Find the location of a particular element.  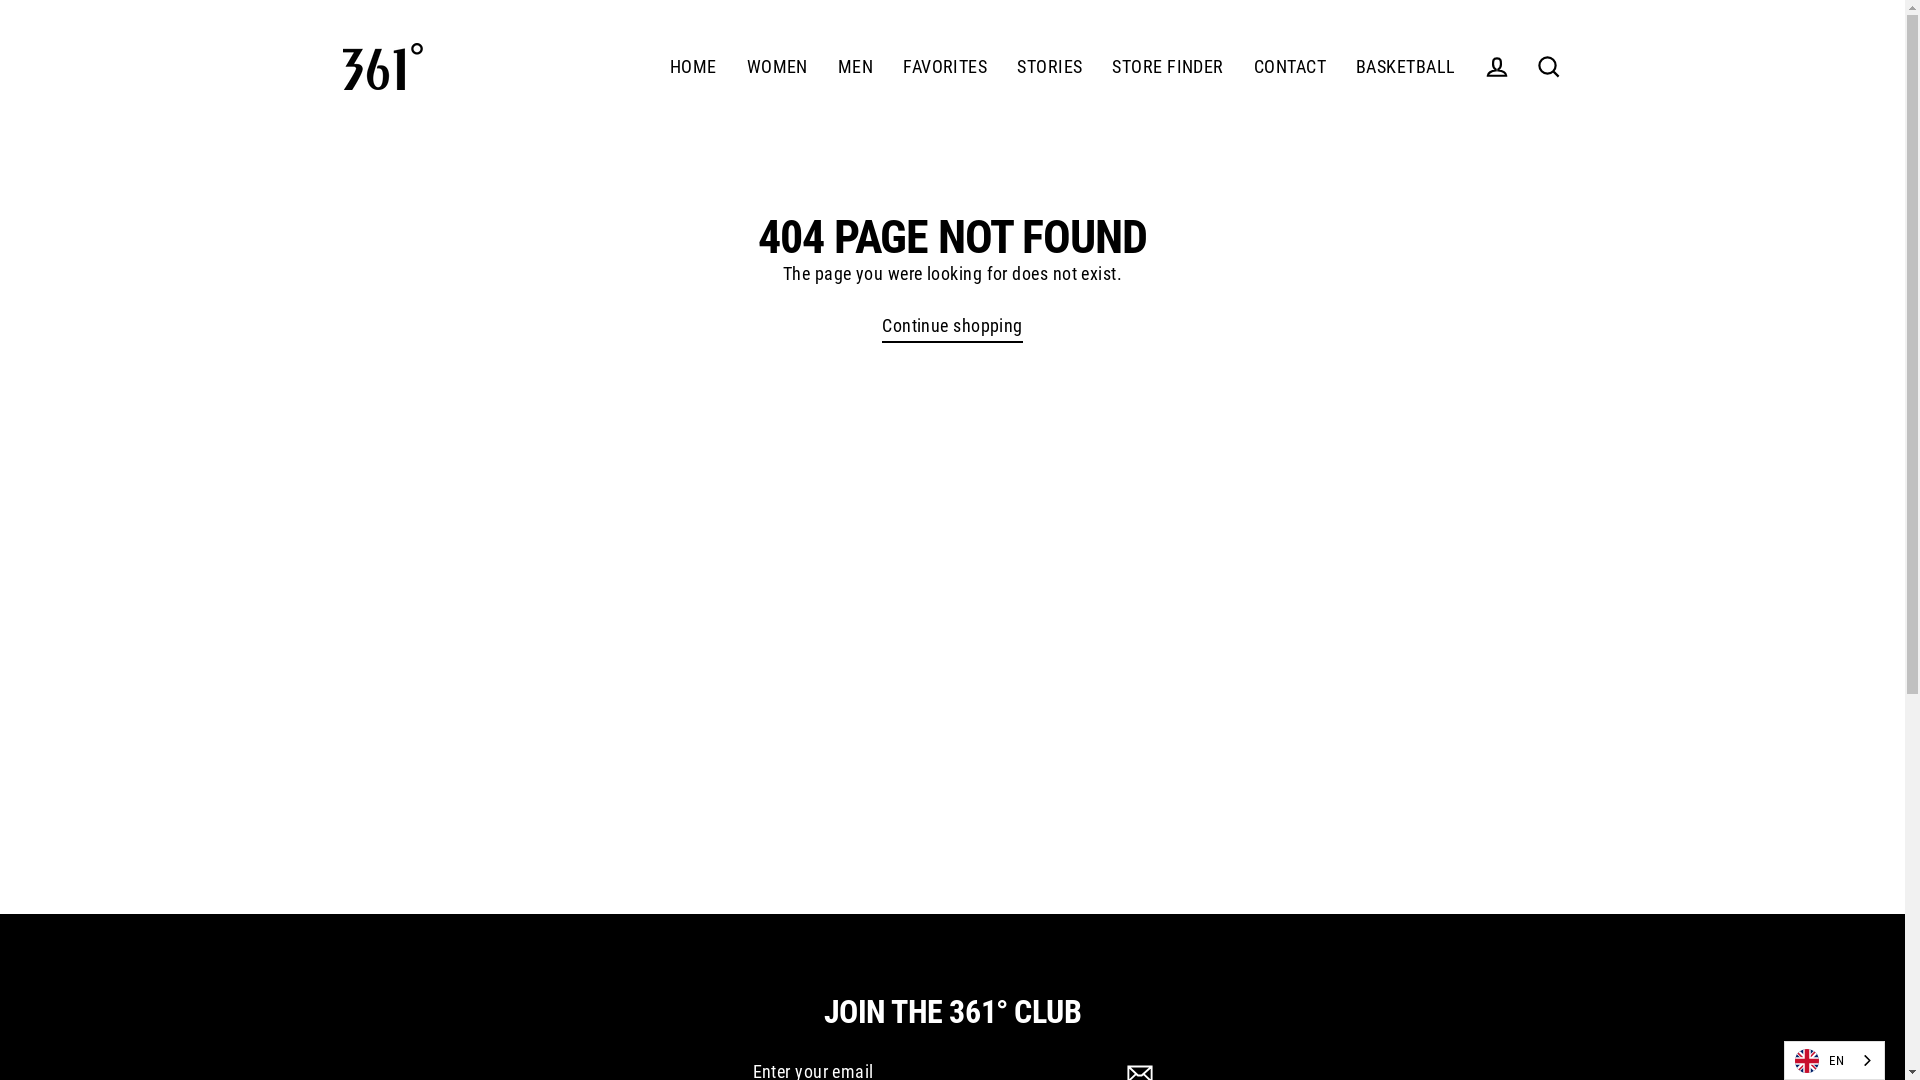

'HOME' is located at coordinates (693, 65).